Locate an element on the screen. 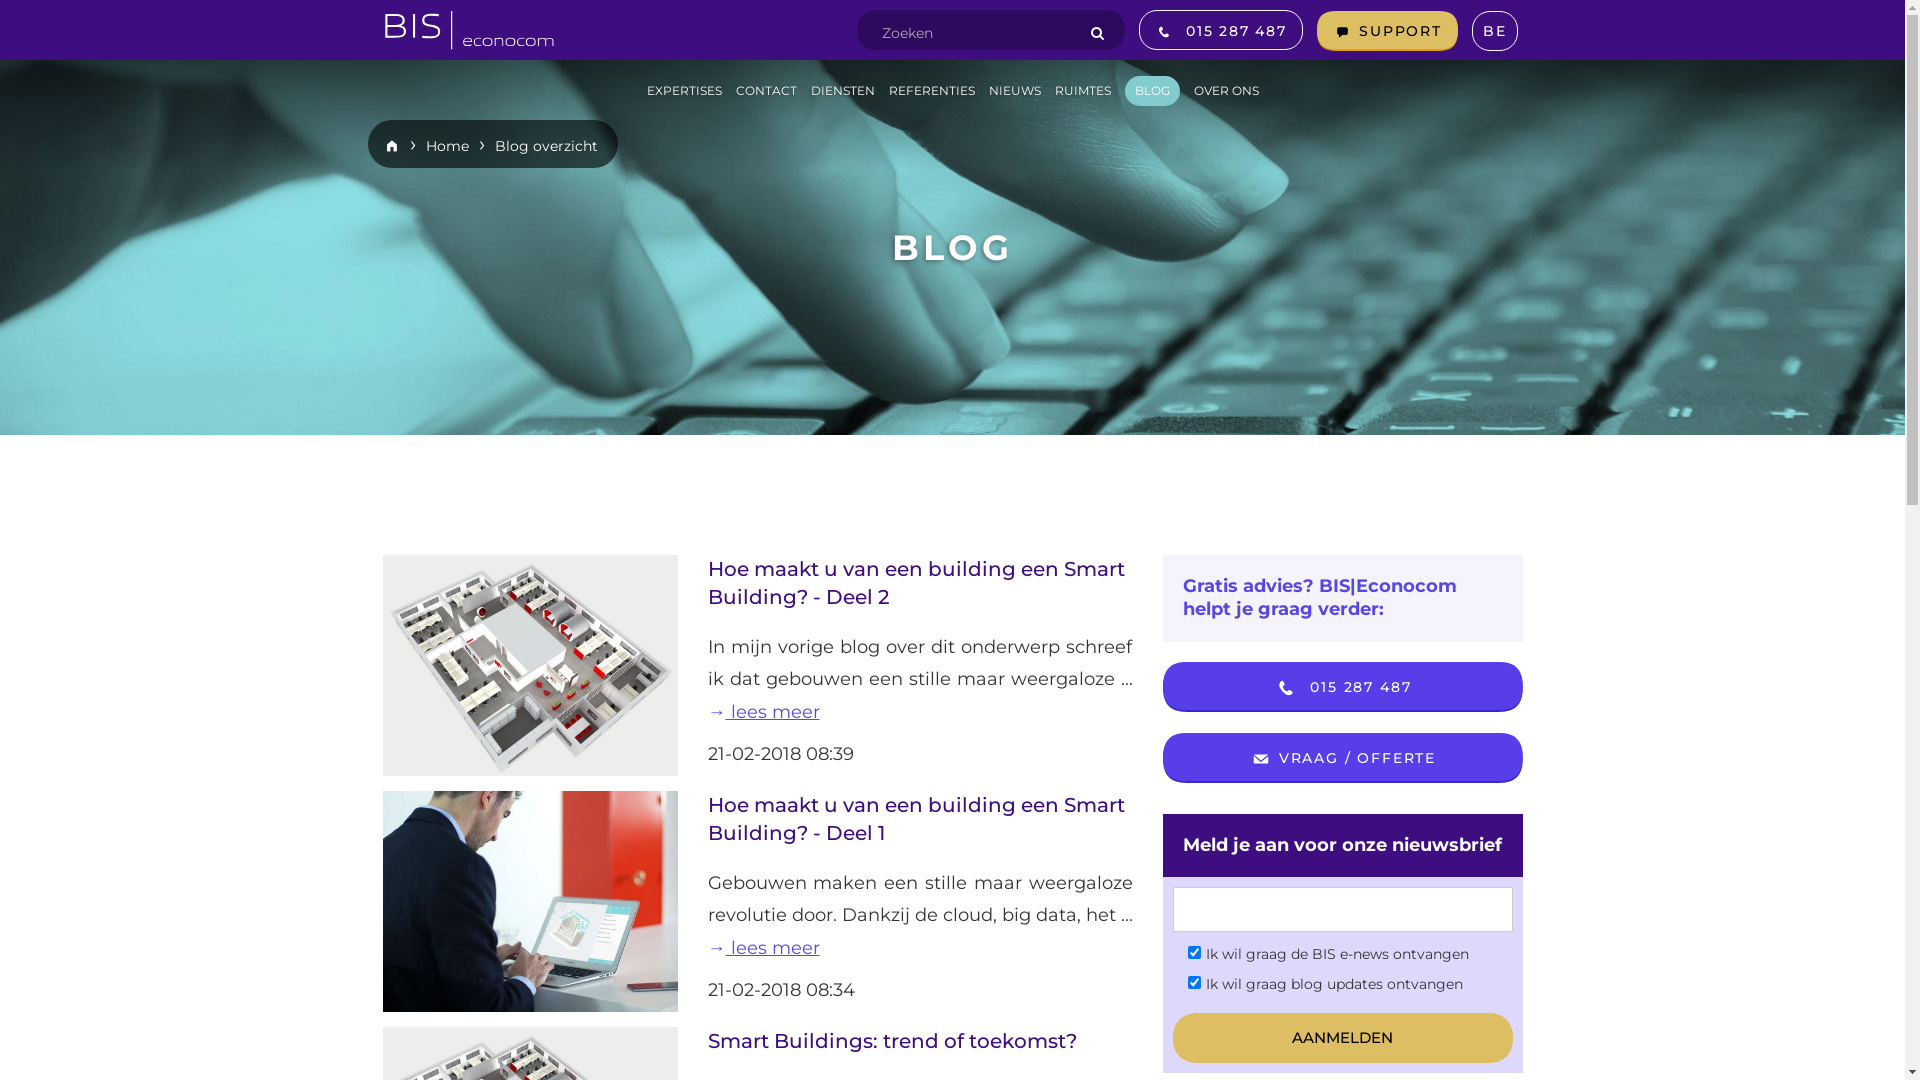 The height and width of the screenshot is (1080, 1920). 'lees meer' is located at coordinates (919, 963).